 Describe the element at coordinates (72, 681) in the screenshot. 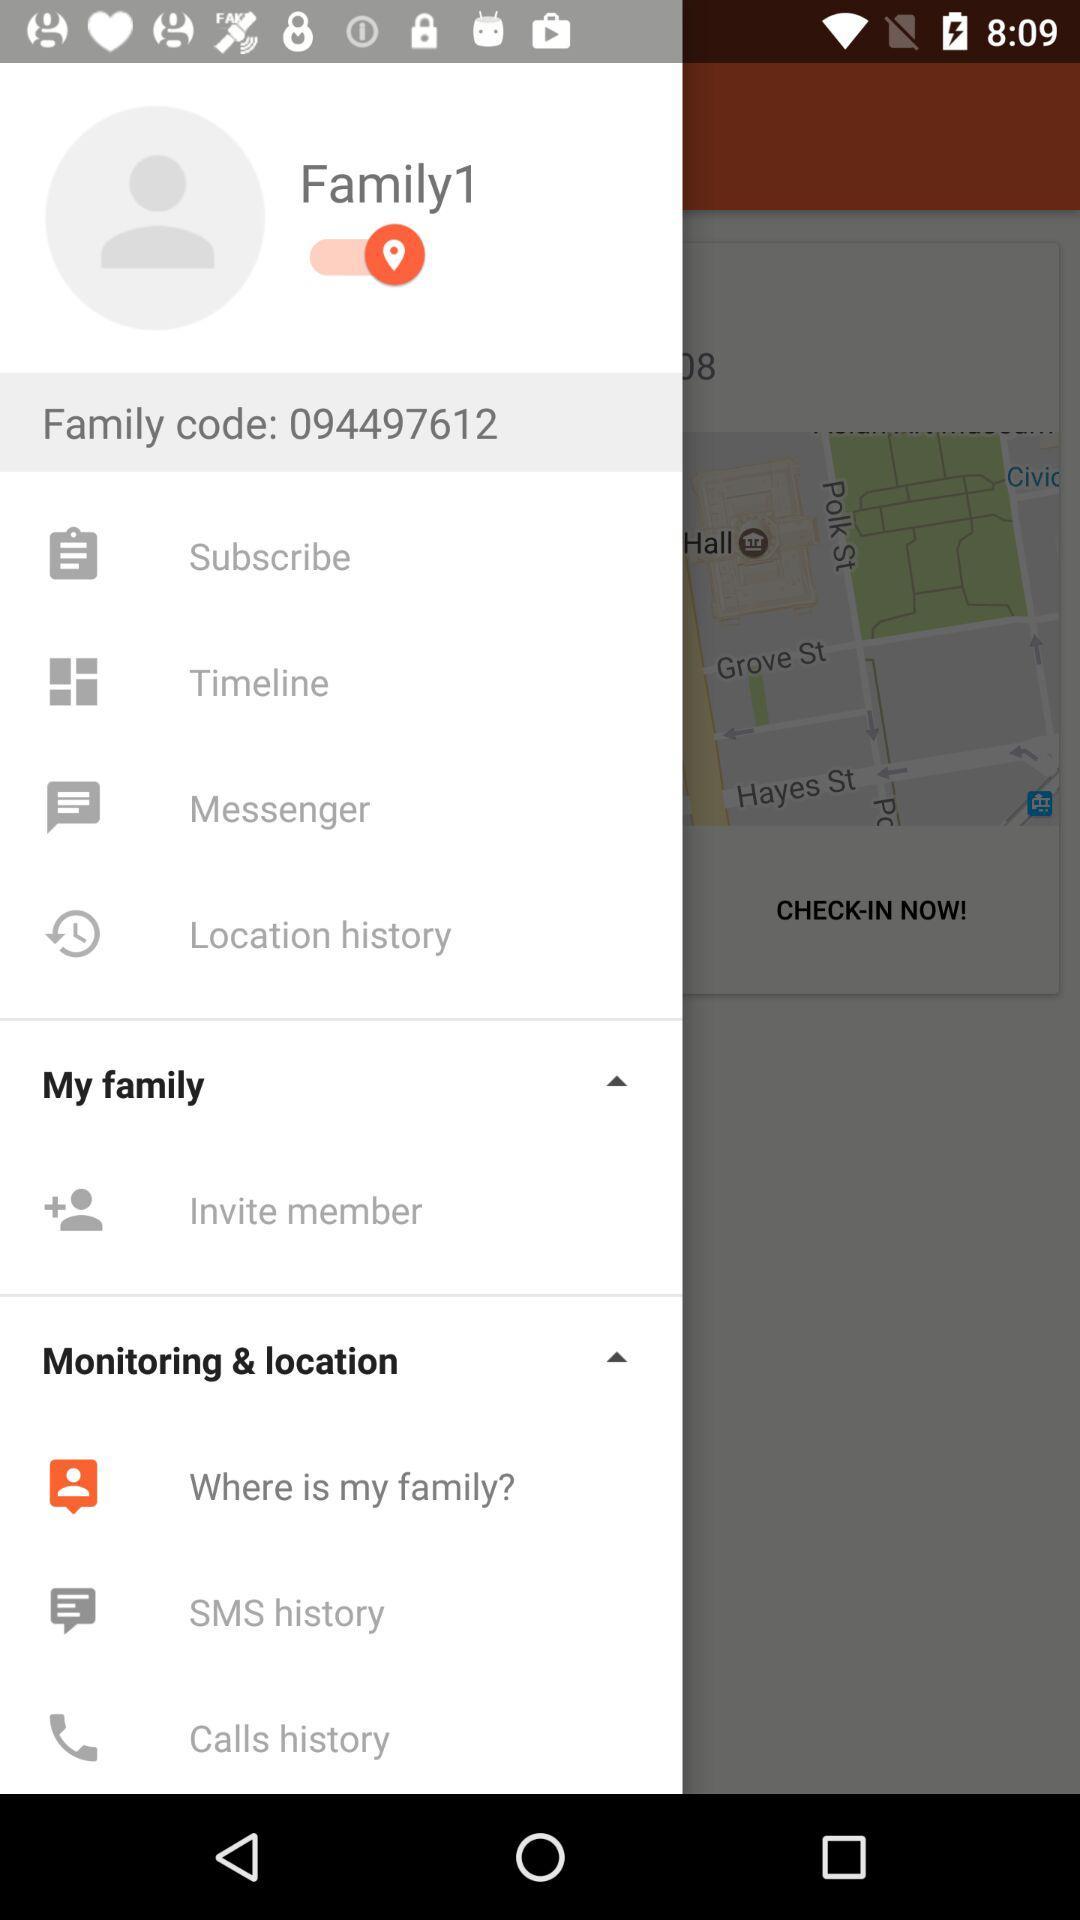

I see `the timeline icon` at that location.